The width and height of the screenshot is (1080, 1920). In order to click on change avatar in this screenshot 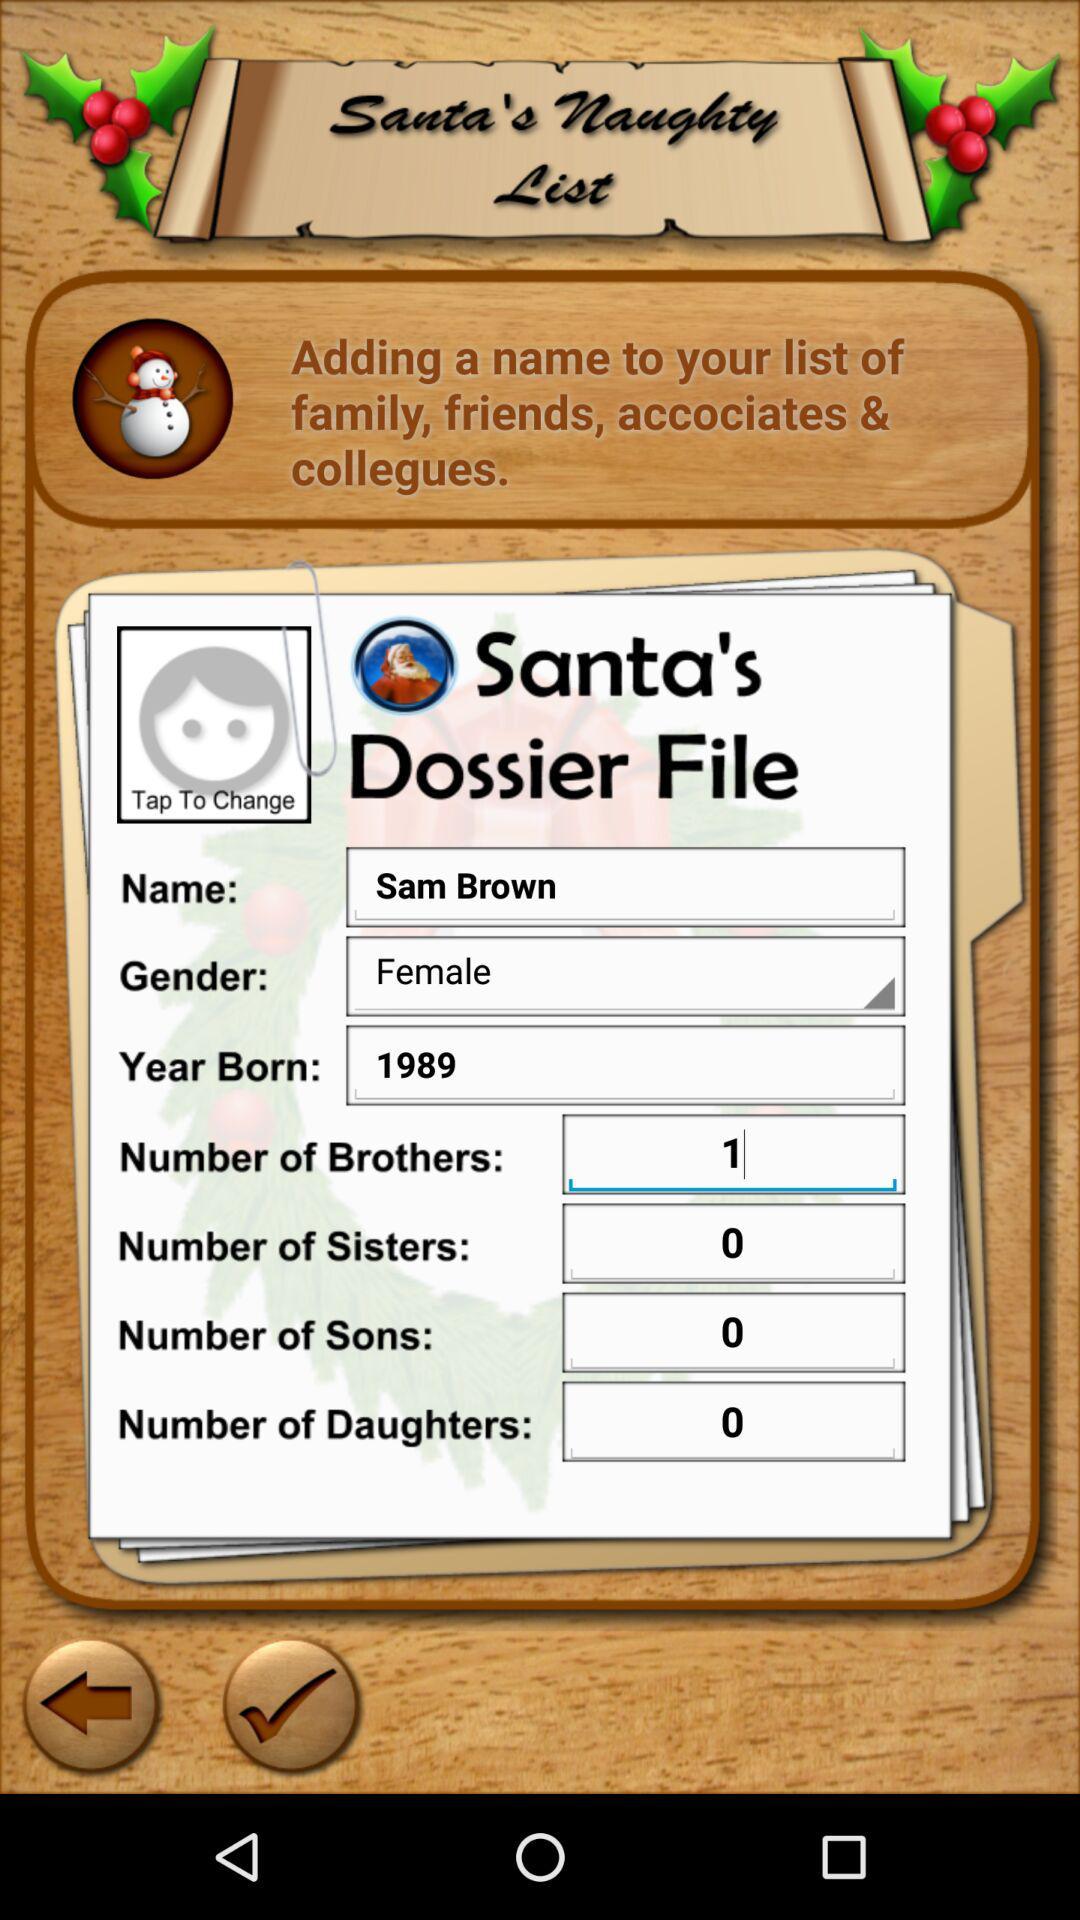, I will do `click(214, 723)`.